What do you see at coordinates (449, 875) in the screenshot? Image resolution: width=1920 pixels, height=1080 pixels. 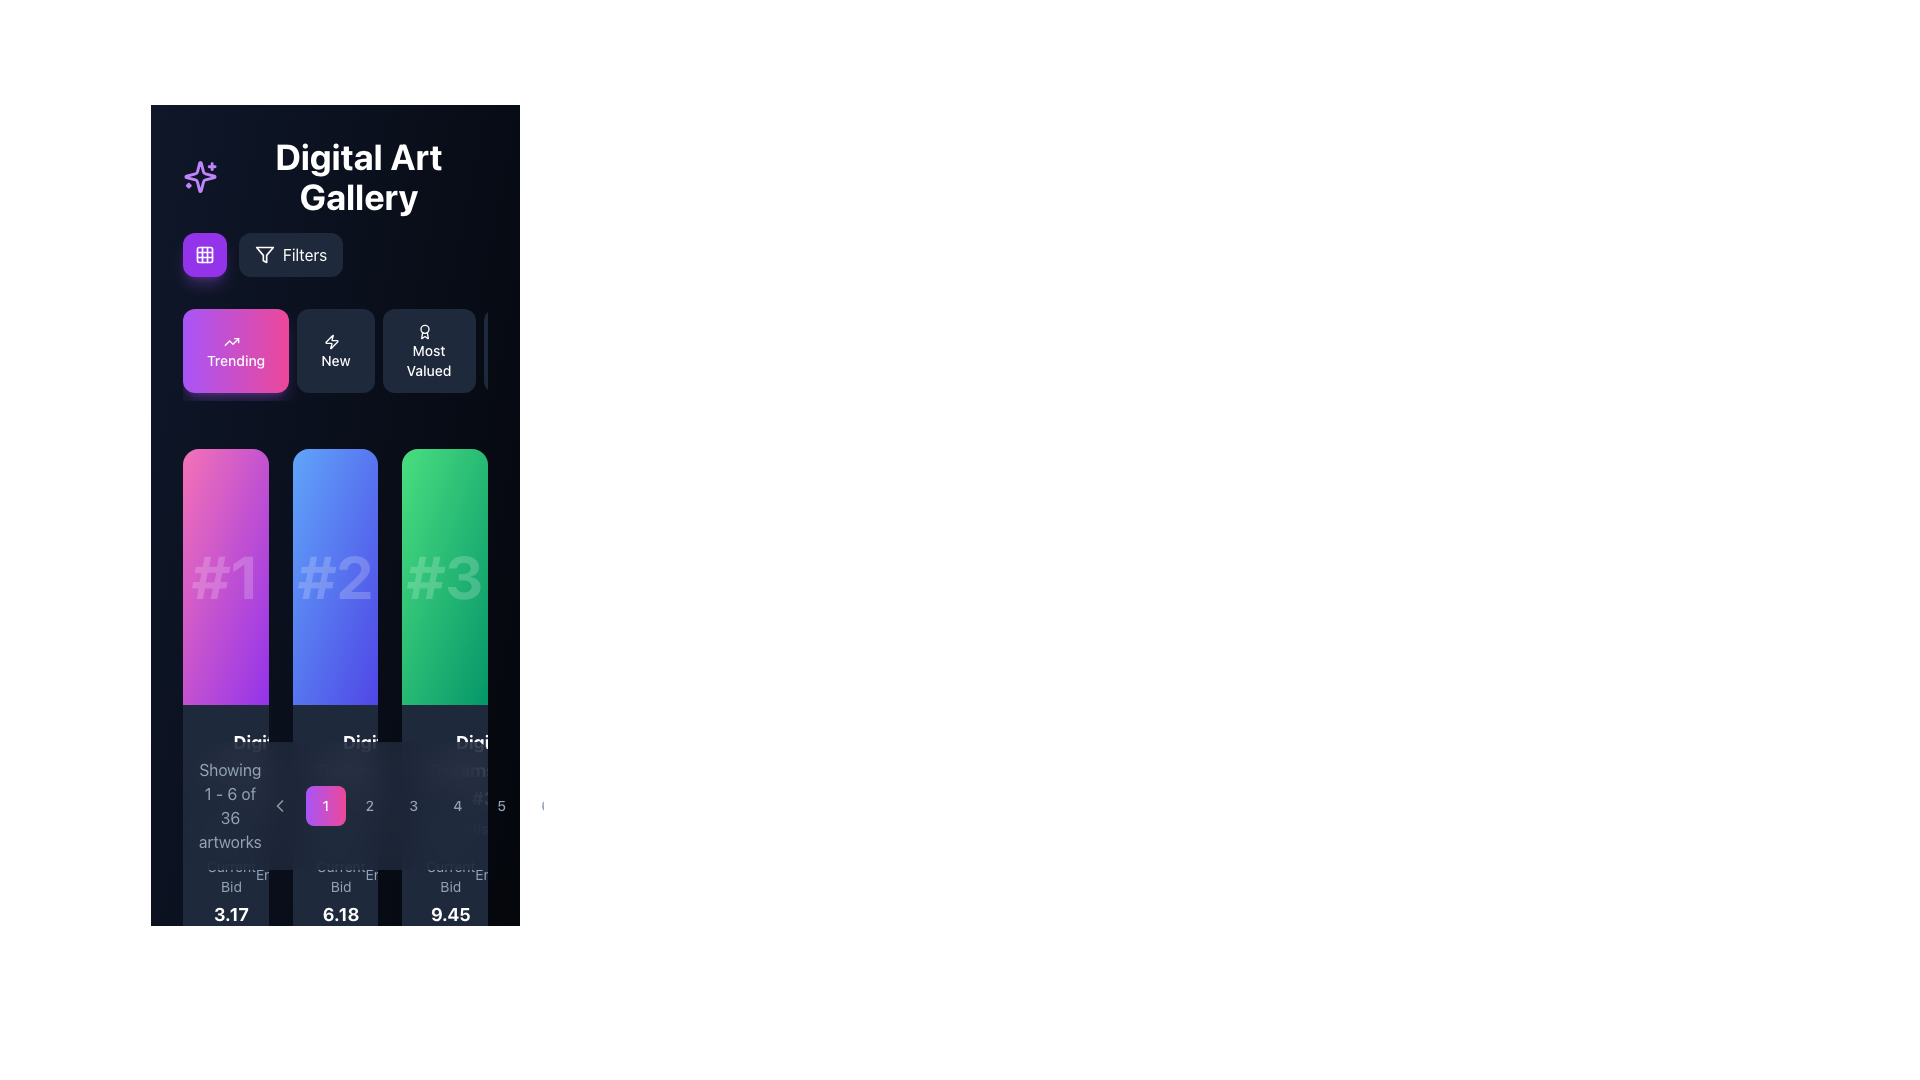 I see `text label that provides context for the bid amount '9.45 ETH', located beneath card '#3' in the third column` at bounding box center [449, 875].